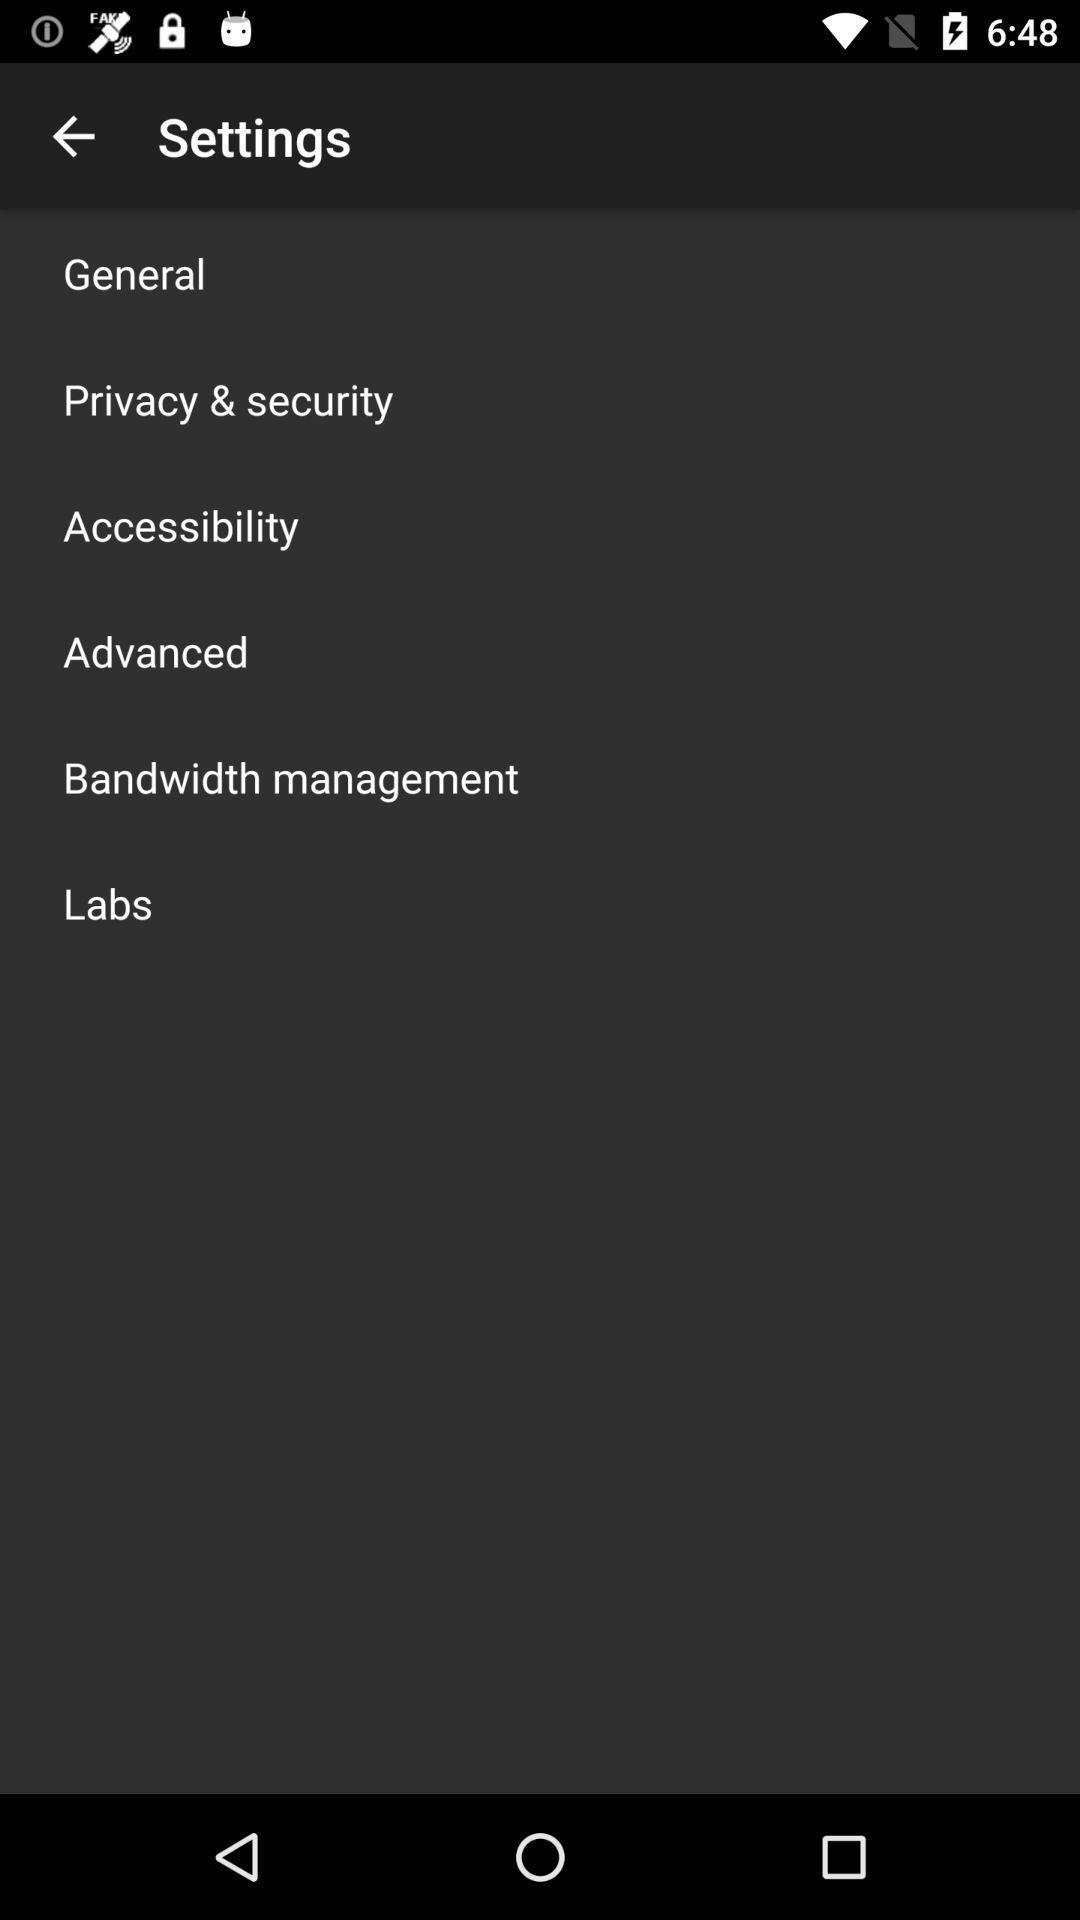 Image resolution: width=1080 pixels, height=1920 pixels. Describe the element at coordinates (108, 901) in the screenshot. I see `labs icon` at that location.